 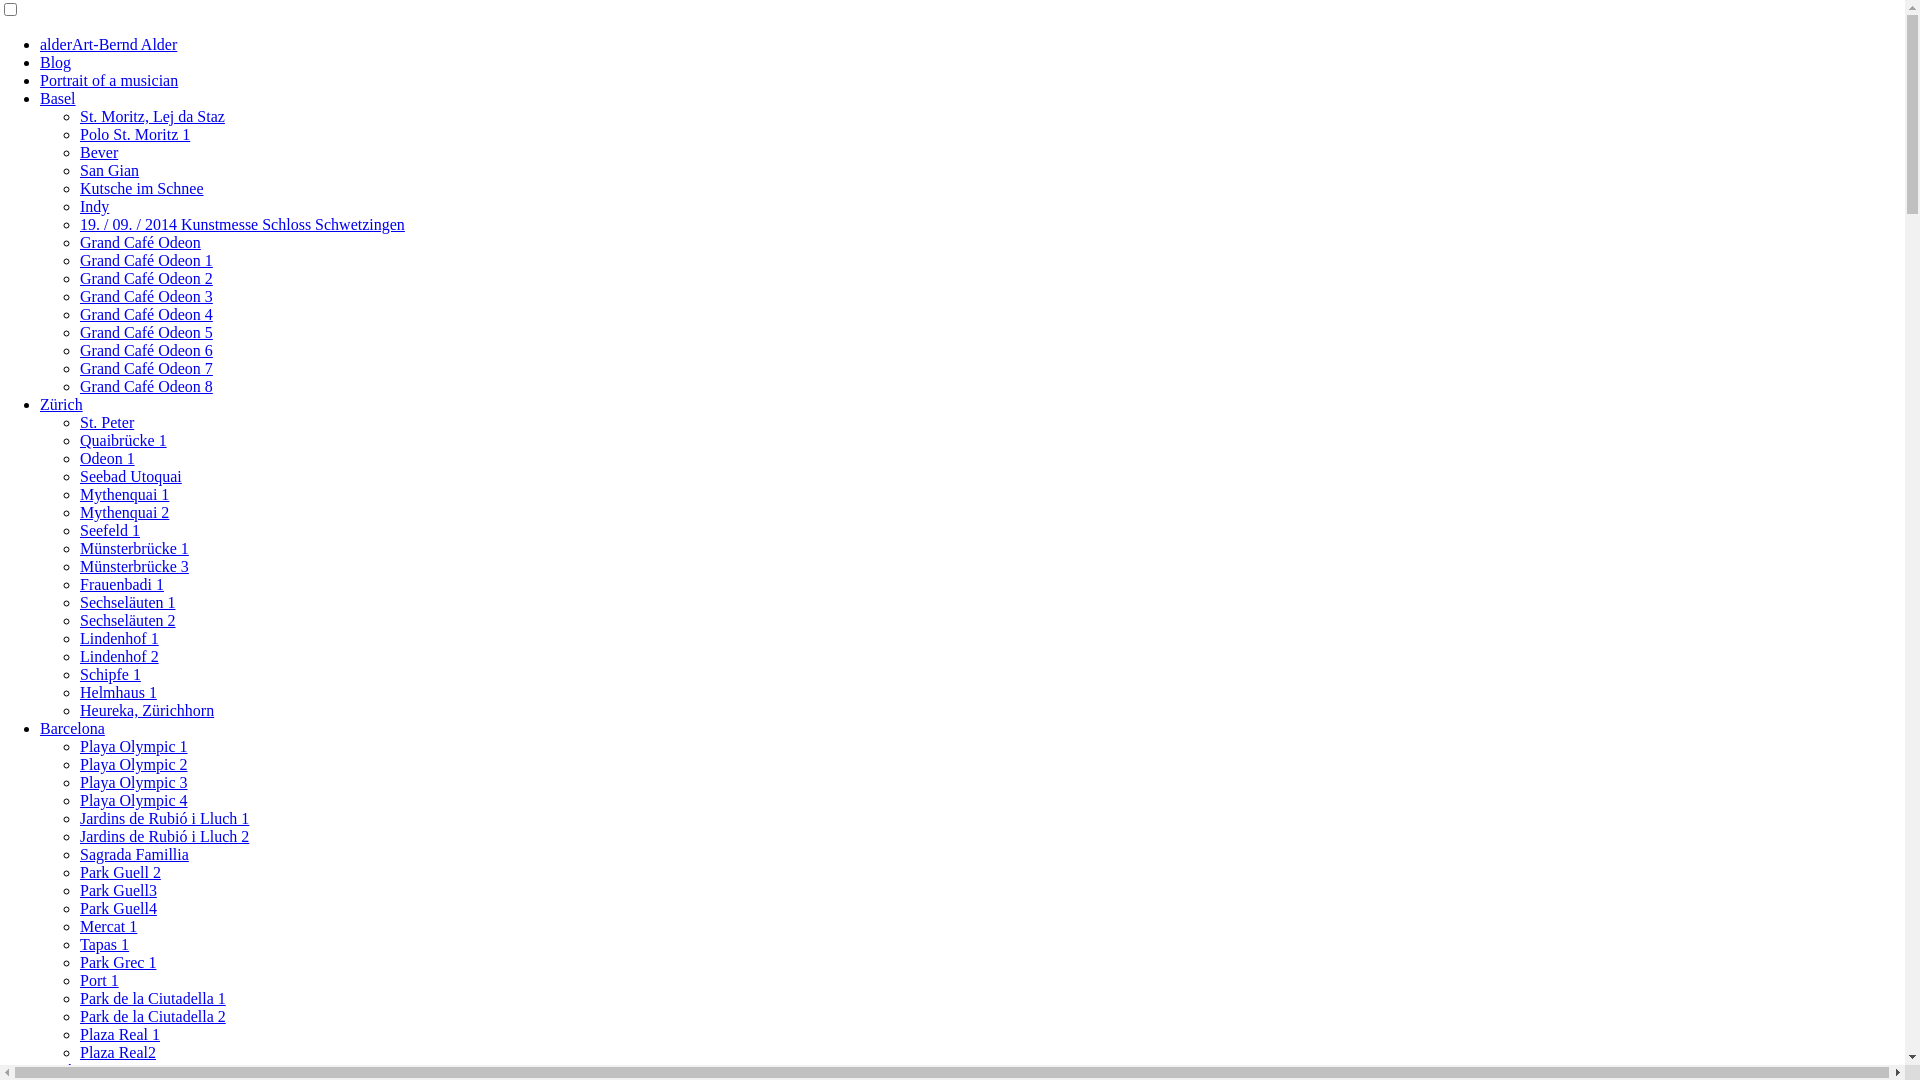 What do you see at coordinates (133, 781) in the screenshot?
I see `'Playa Olympic 3'` at bounding box center [133, 781].